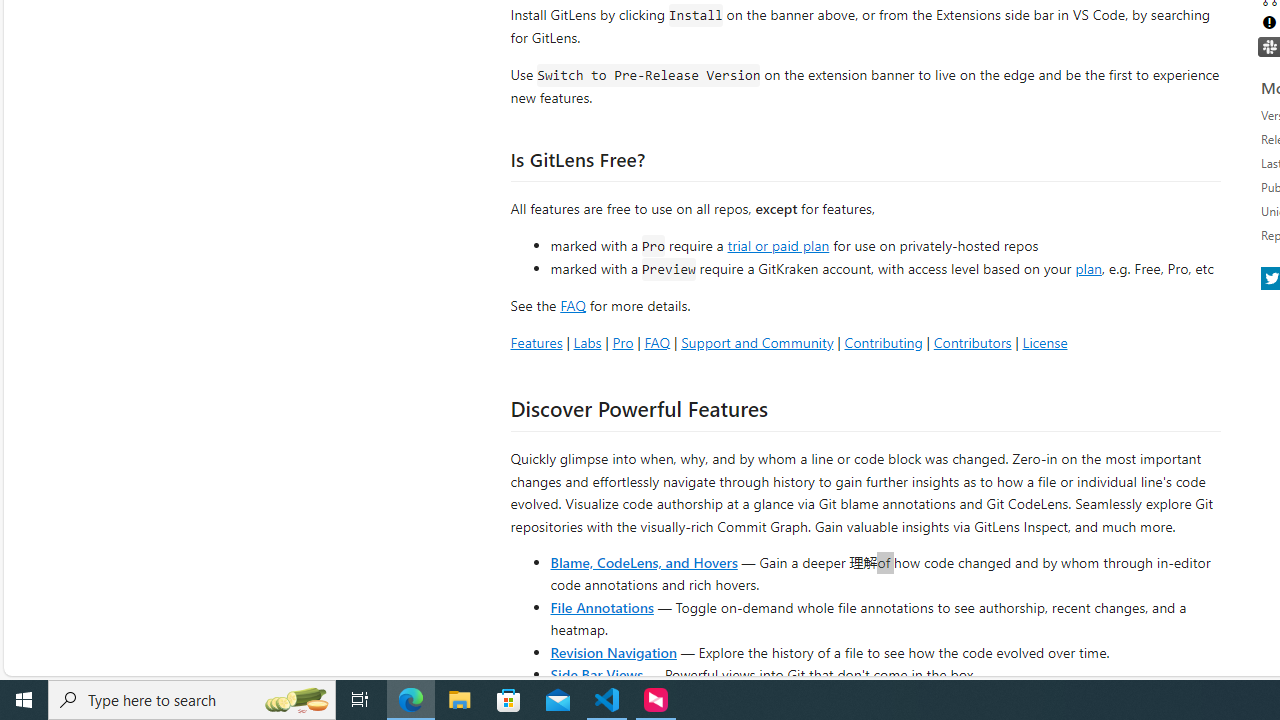 The height and width of the screenshot is (720, 1280). Describe the element at coordinates (621, 341) in the screenshot. I see `'Pro'` at that location.